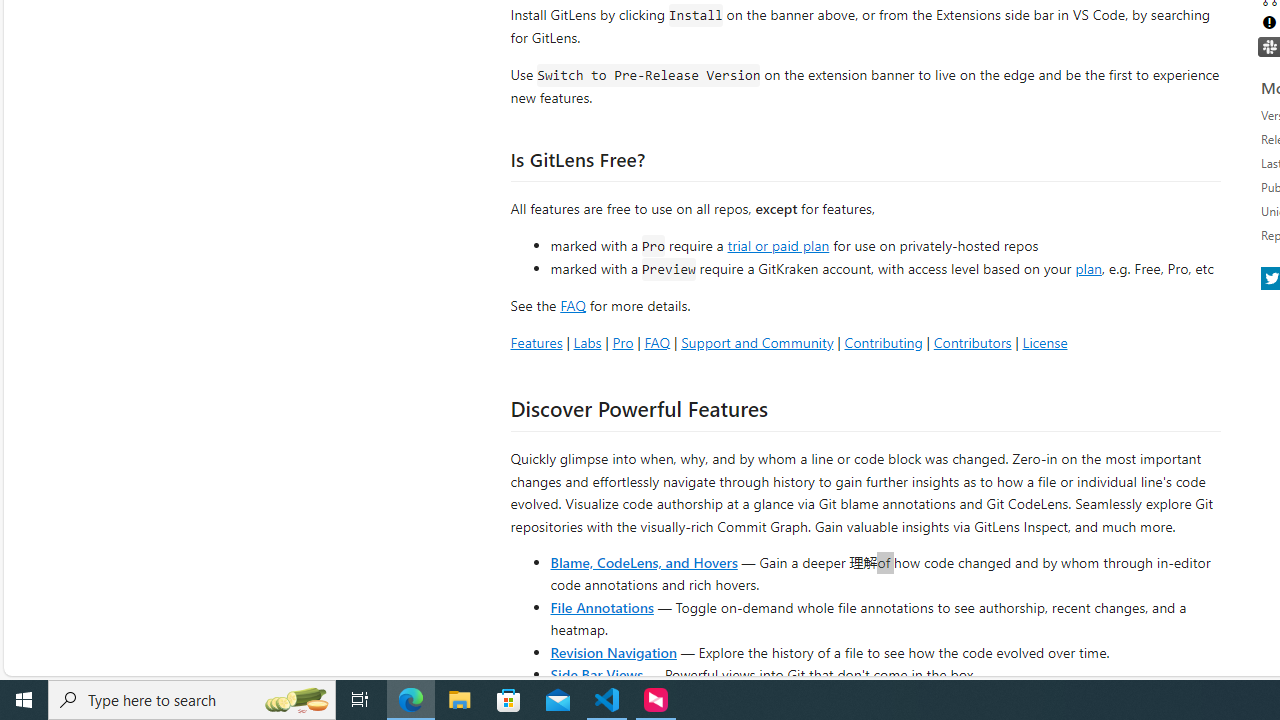 The height and width of the screenshot is (720, 1280). Describe the element at coordinates (621, 341) in the screenshot. I see `'Pro'` at that location.